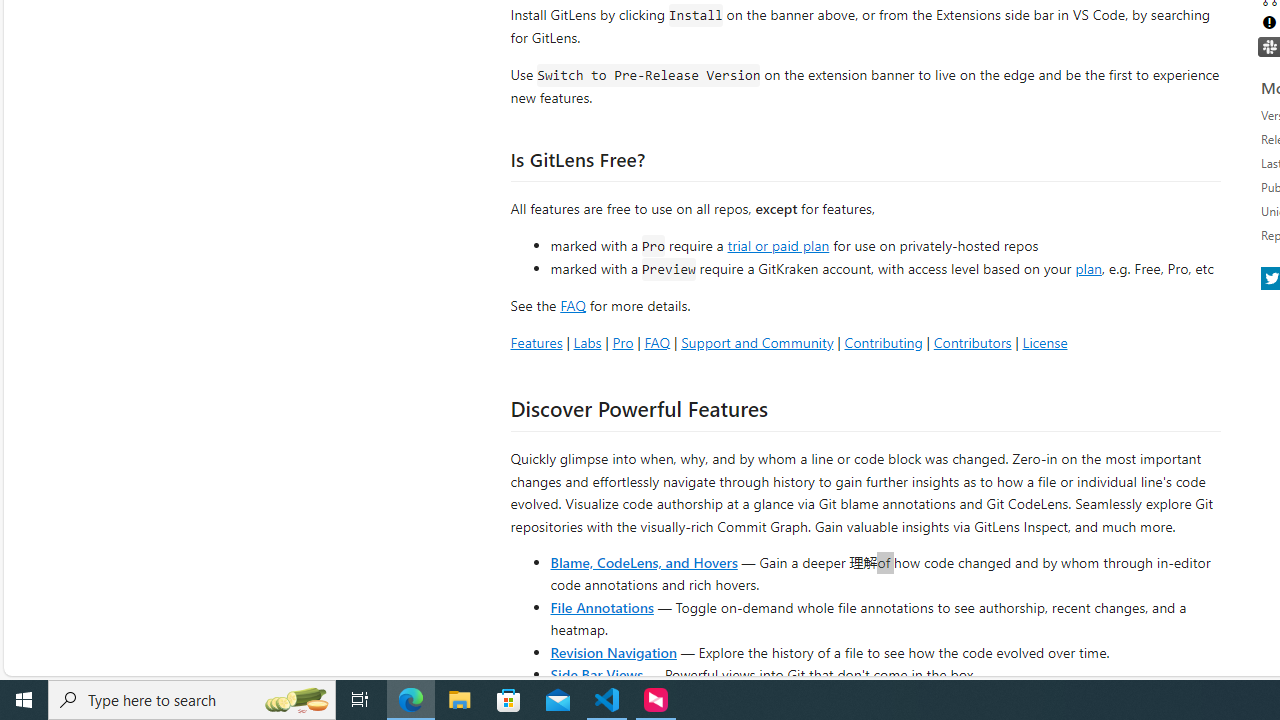 The height and width of the screenshot is (720, 1280). Describe the element at coordinates (621, 341) in the screenshot. I see `'Pro'` at that location.